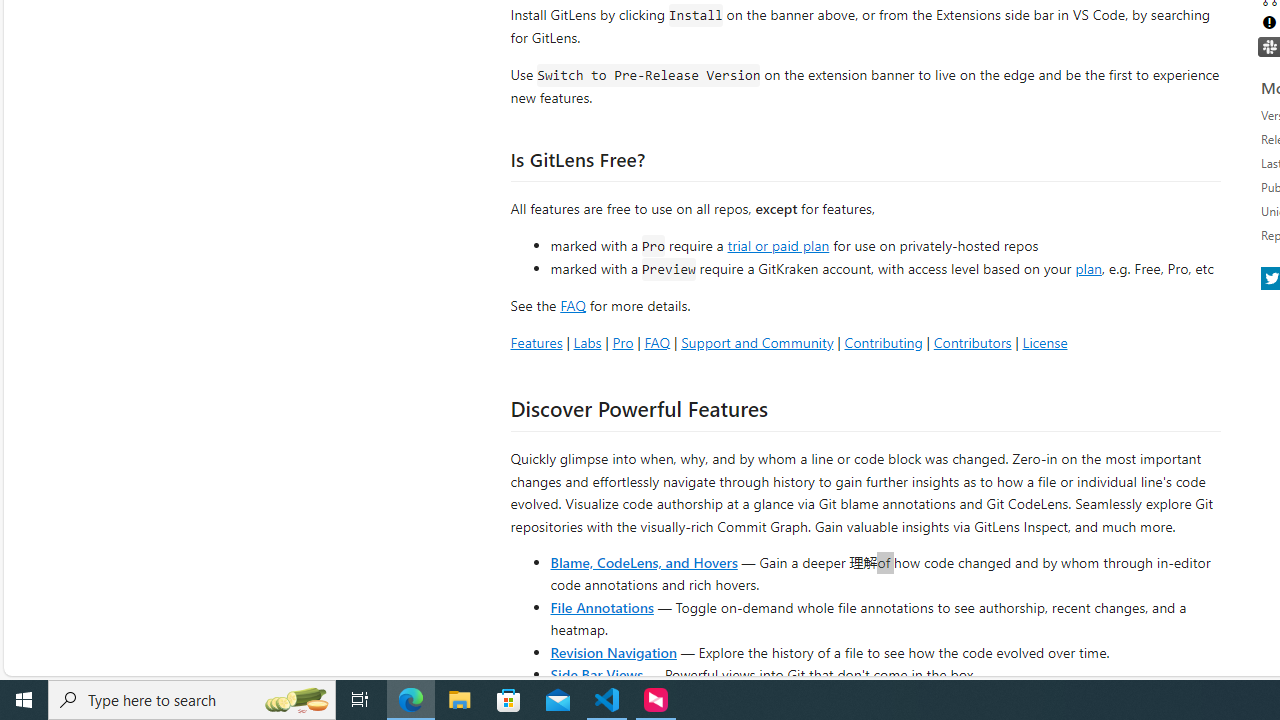 The height and width of the screenshot is (720, 1280). Describe the element at coordinates (621, 341) in the screenshot. I see `'Pro'` at that location.